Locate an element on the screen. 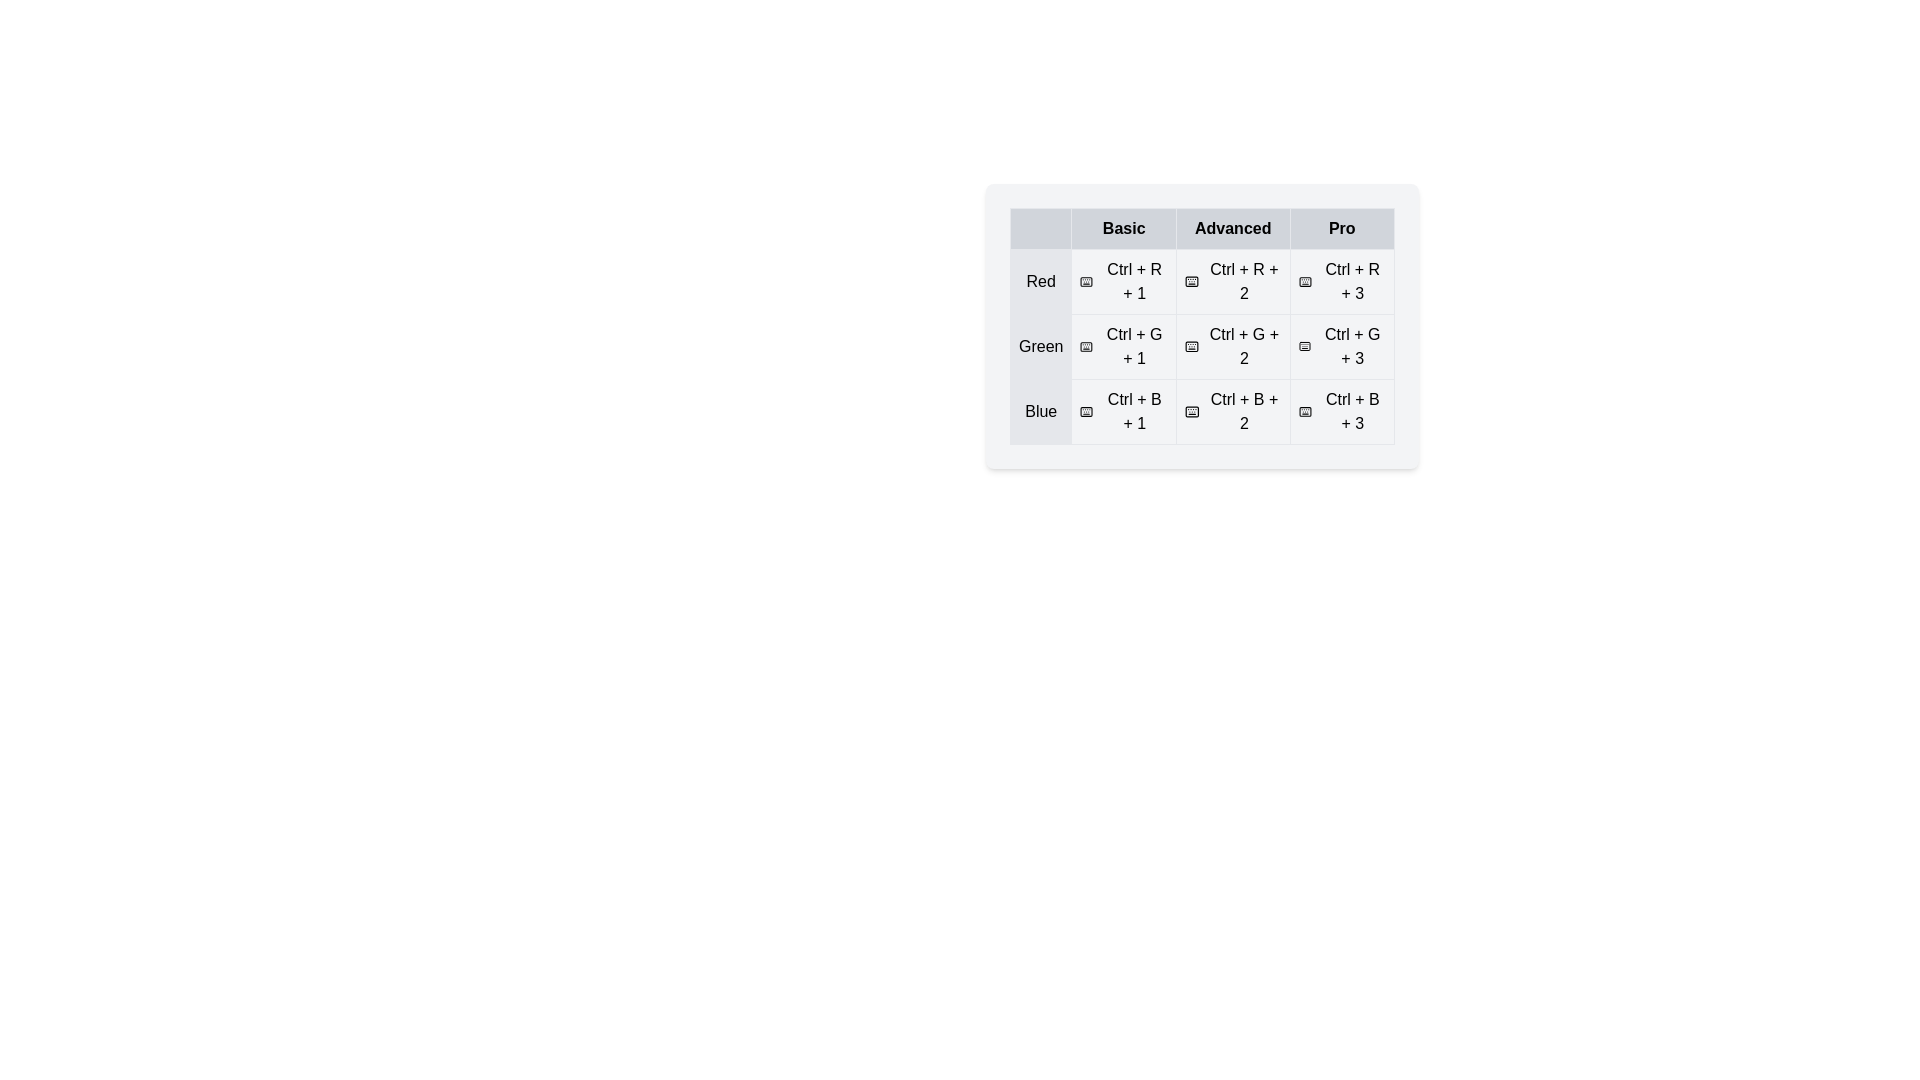  the keyboard symbol icon located in the 'Pro' column and 'Blue' row of the grid table is located at coordinates (1305, 411).